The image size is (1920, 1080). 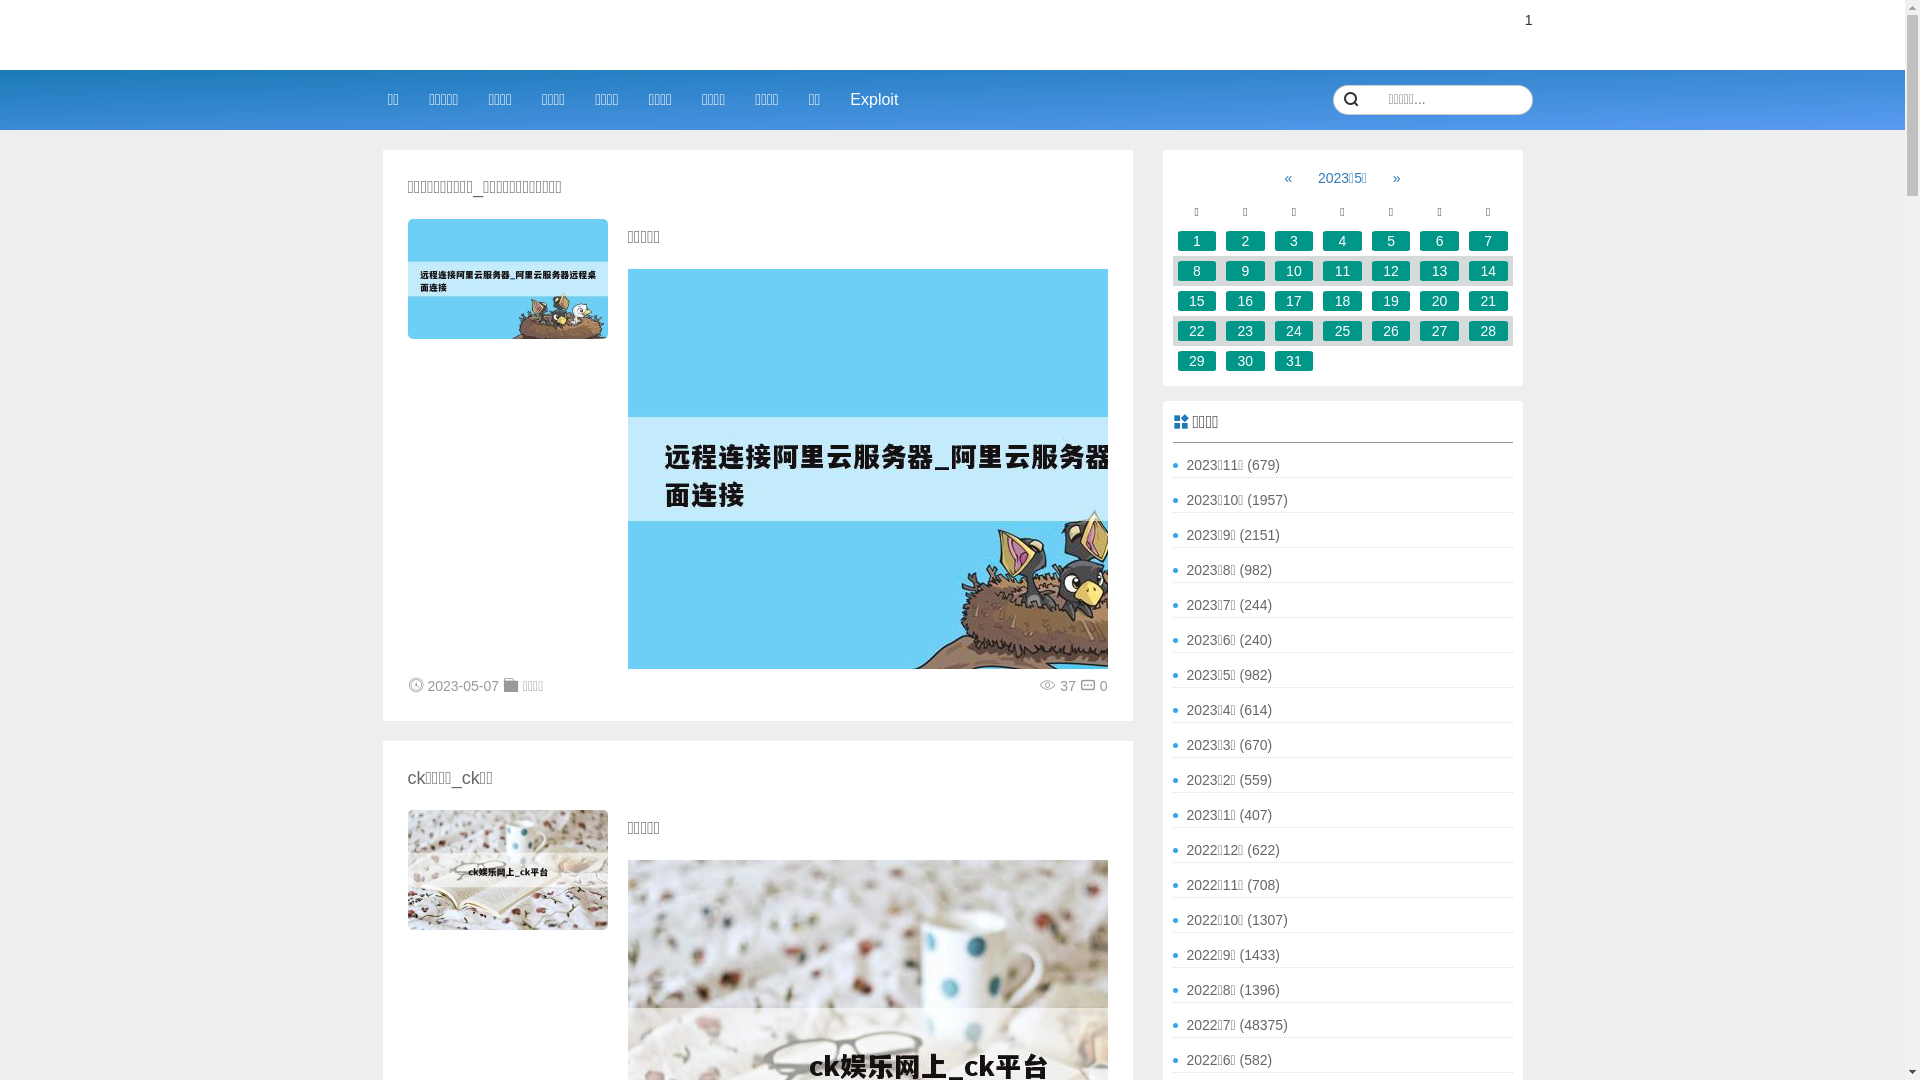 What do you see at coordinates (1488, 330) in the screenshot?
I see `'28'` at bounding box center [1488, 330].